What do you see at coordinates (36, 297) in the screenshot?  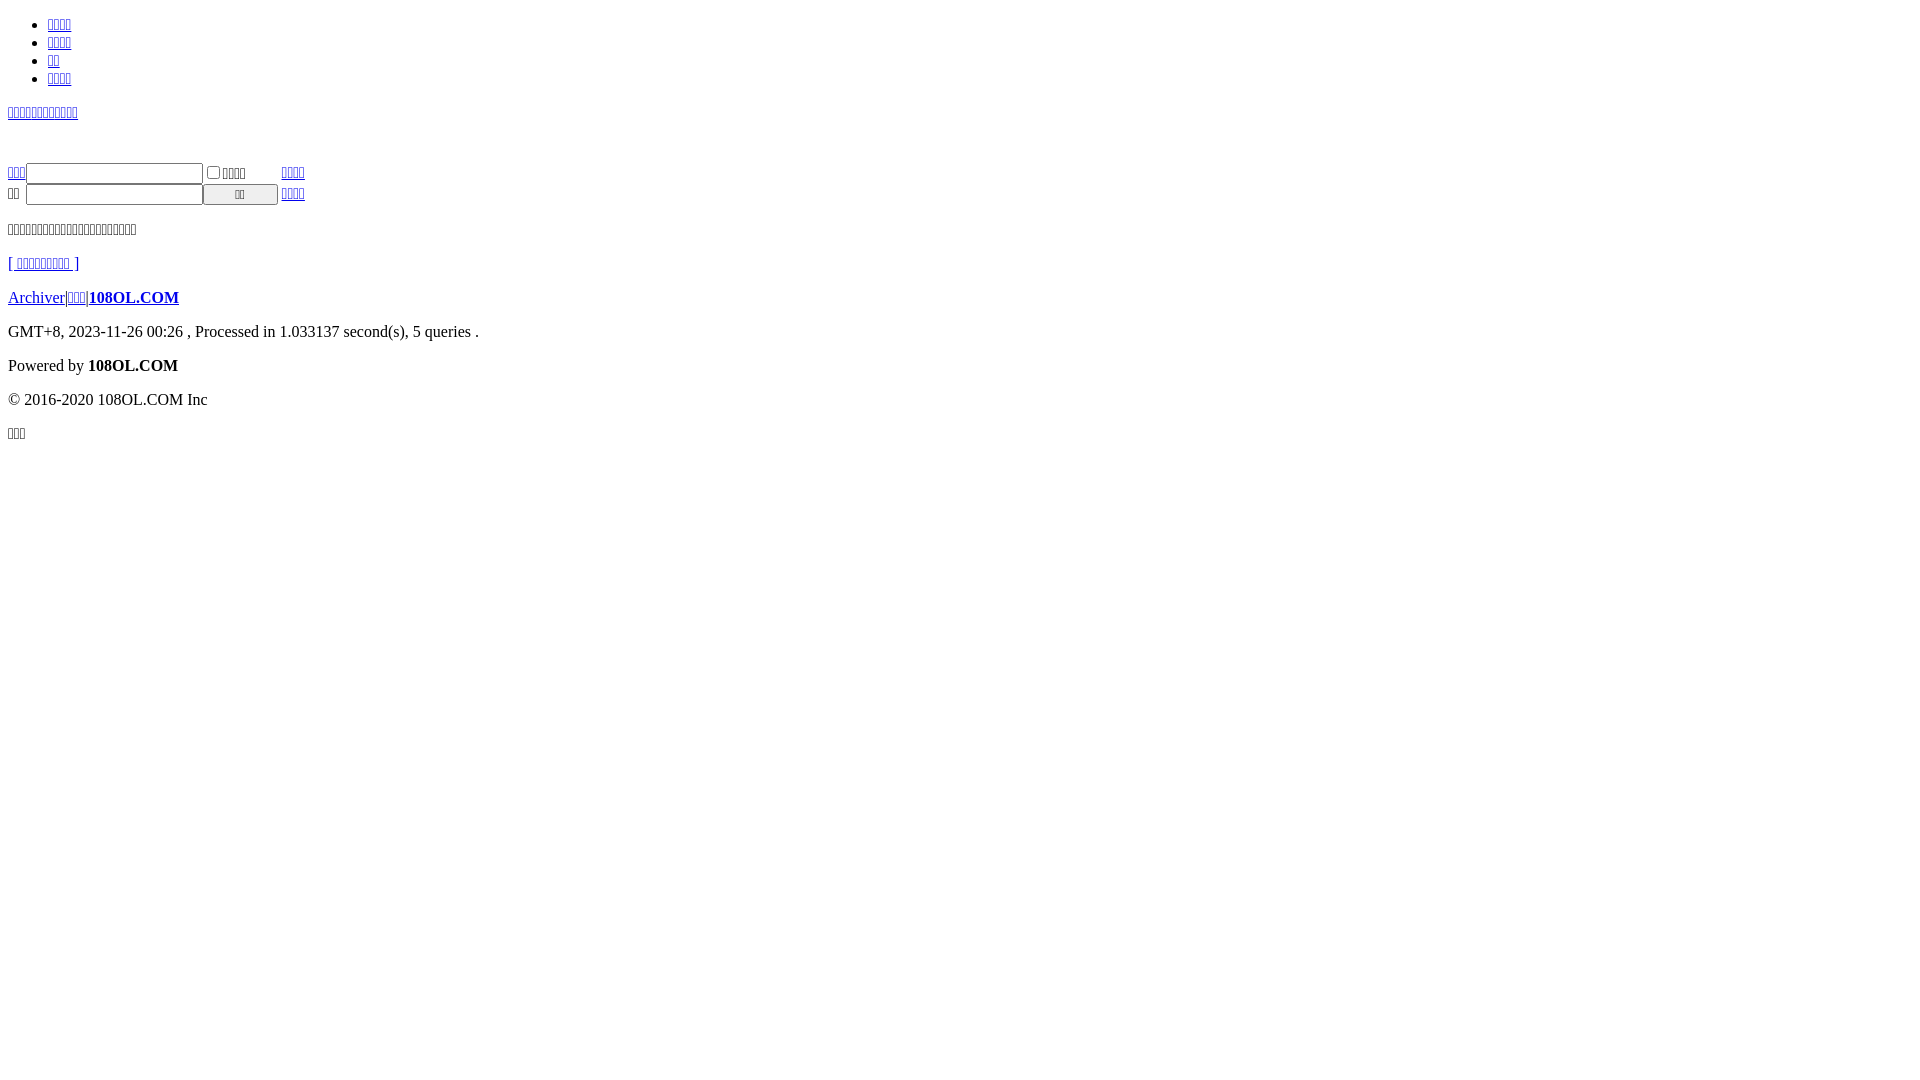 I see `'Archiver'` at bounding box center [36, 297].